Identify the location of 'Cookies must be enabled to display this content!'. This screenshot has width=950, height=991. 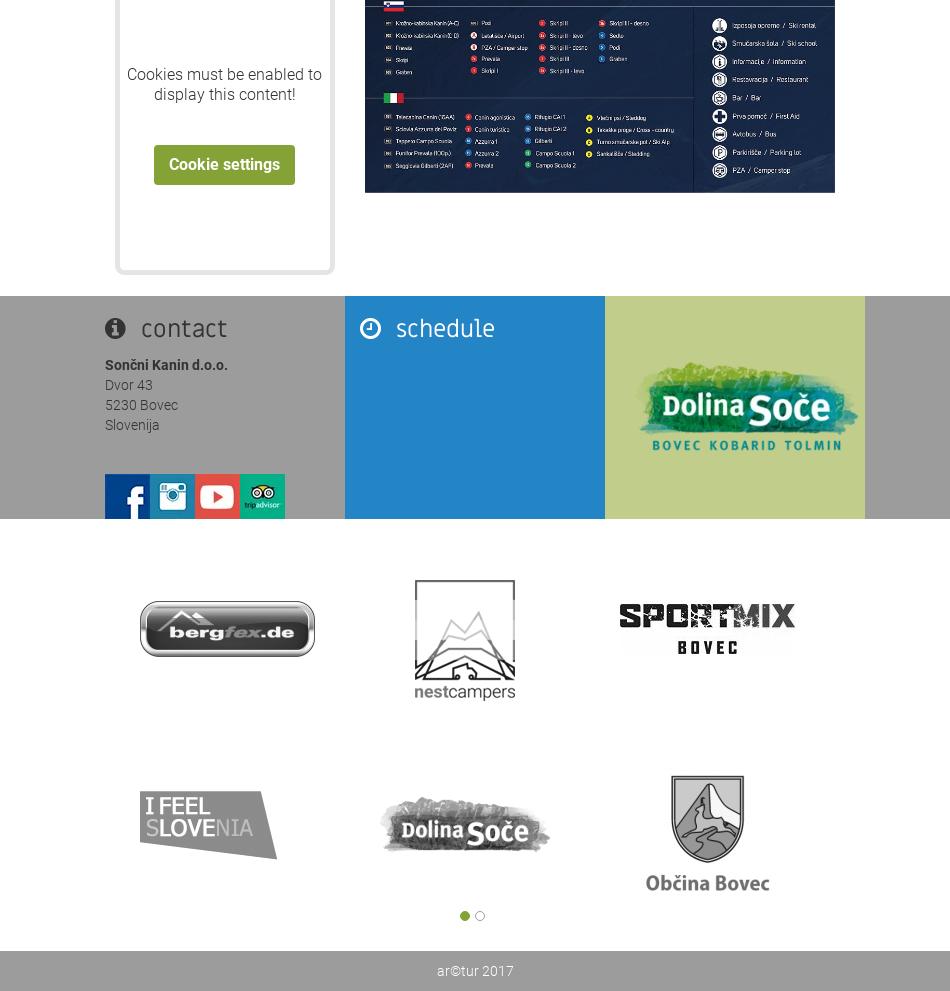
(127, 84).